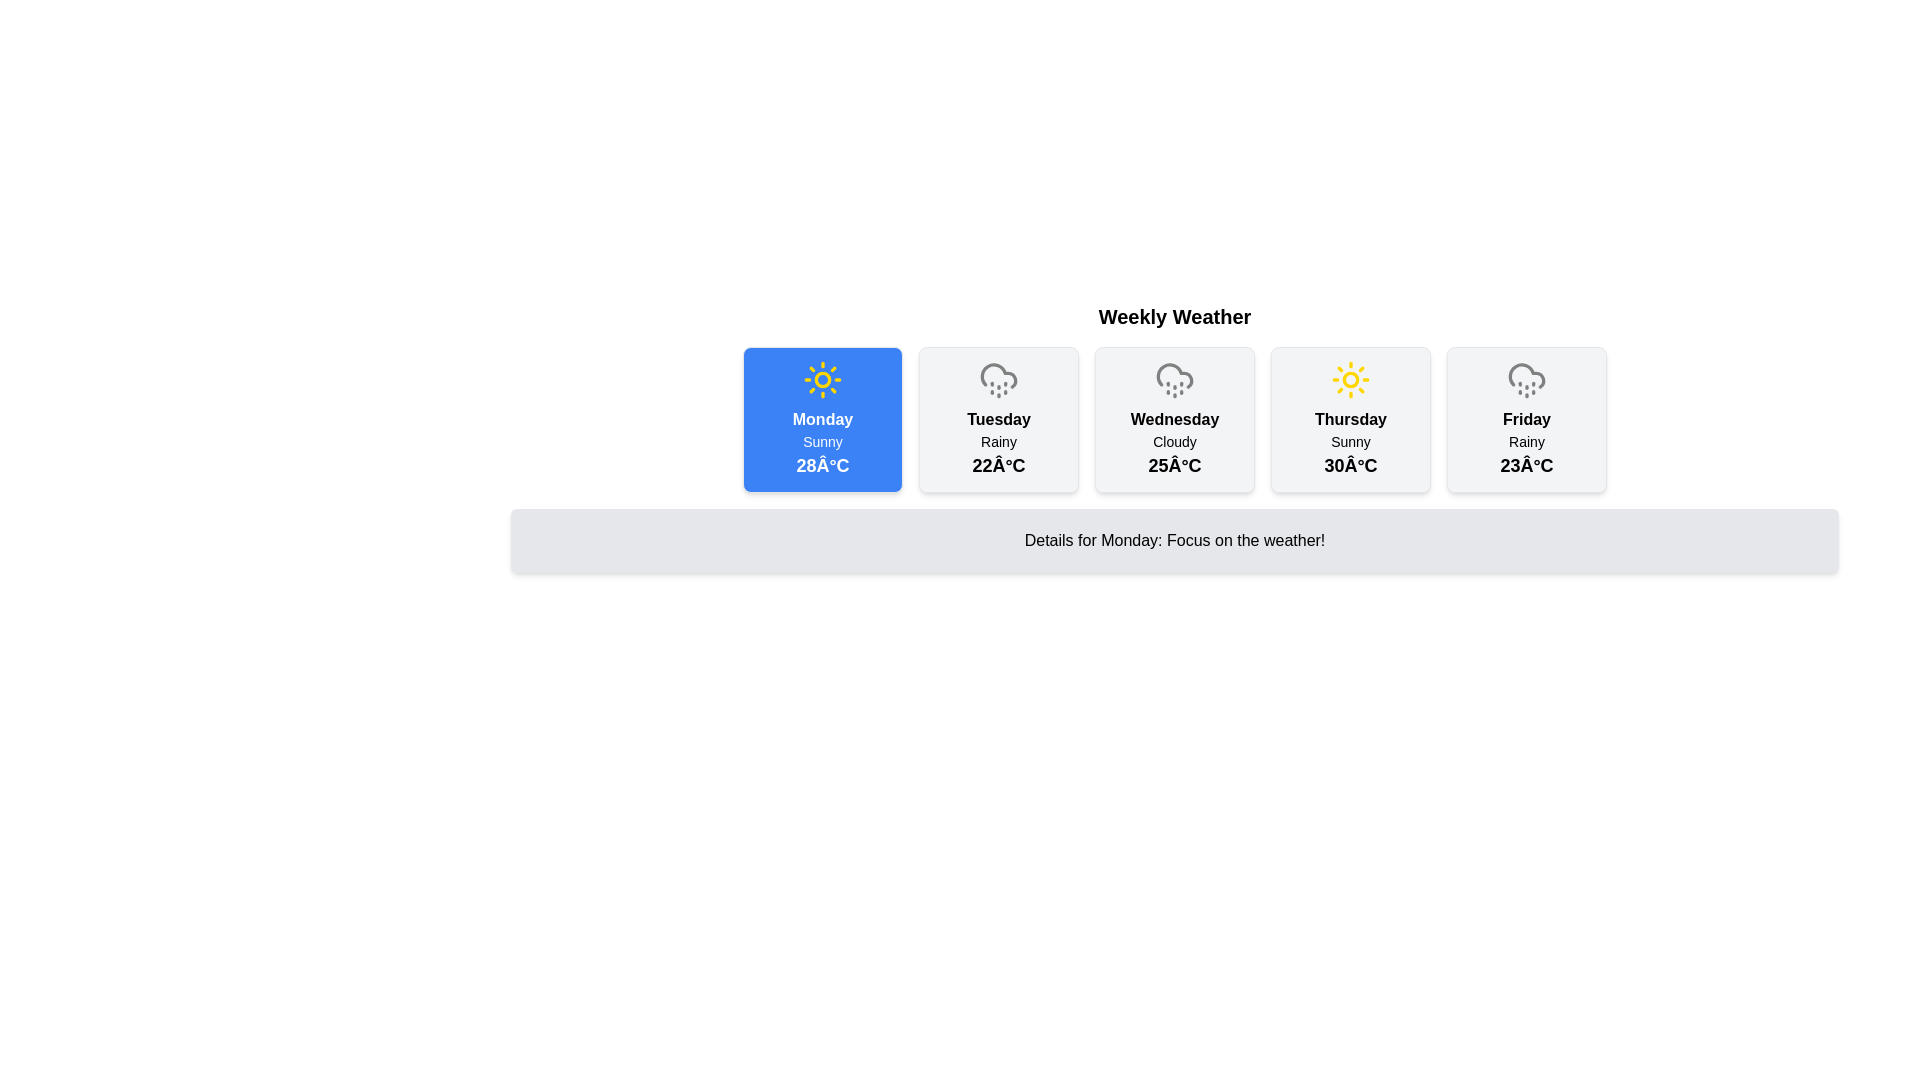 This screenshot has height=1080, width=1920. I want to click on the temperature text displayed under the 'Rainy' label in the 'Tuesday' weather forecast card, so click(998, 466).